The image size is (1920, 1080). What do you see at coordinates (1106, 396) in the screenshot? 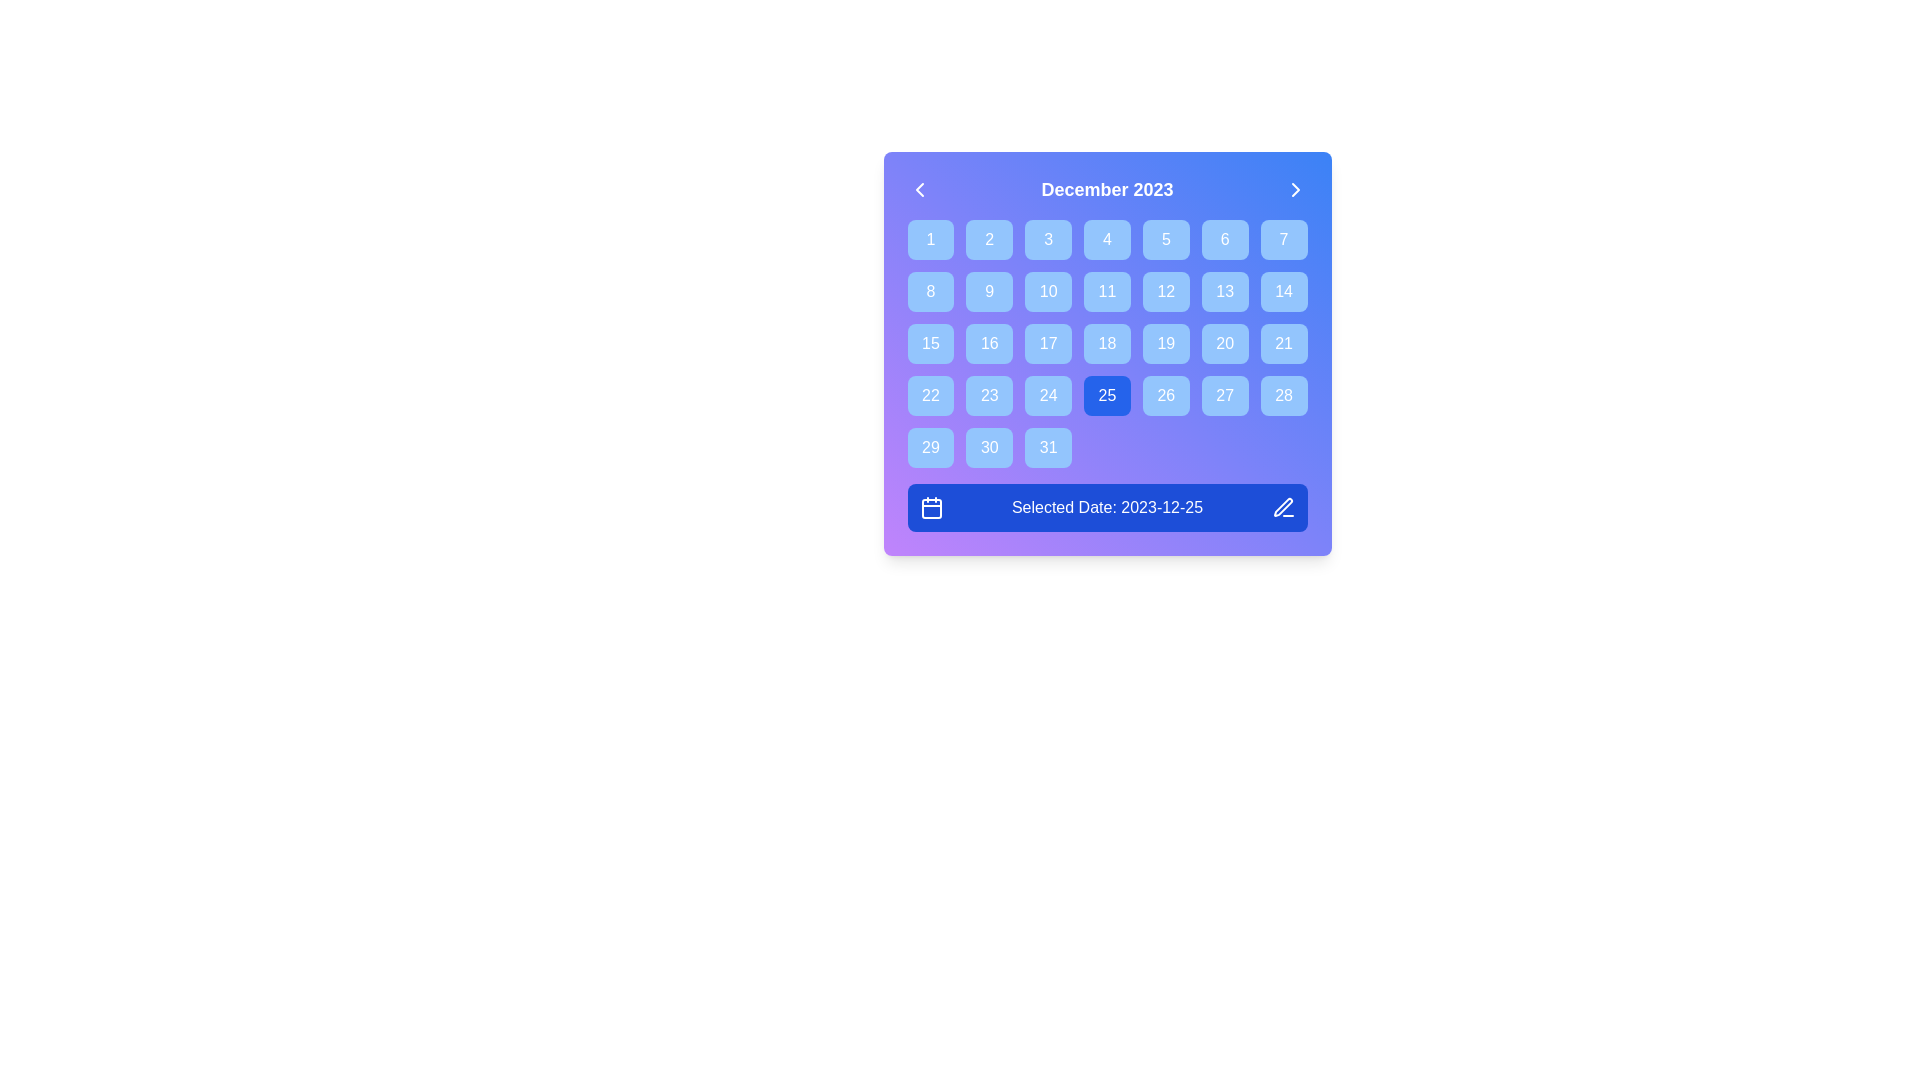
I see `the rounded rectangular button with a blue background and white text displaying '25'` at bounding box center [1106, 396].